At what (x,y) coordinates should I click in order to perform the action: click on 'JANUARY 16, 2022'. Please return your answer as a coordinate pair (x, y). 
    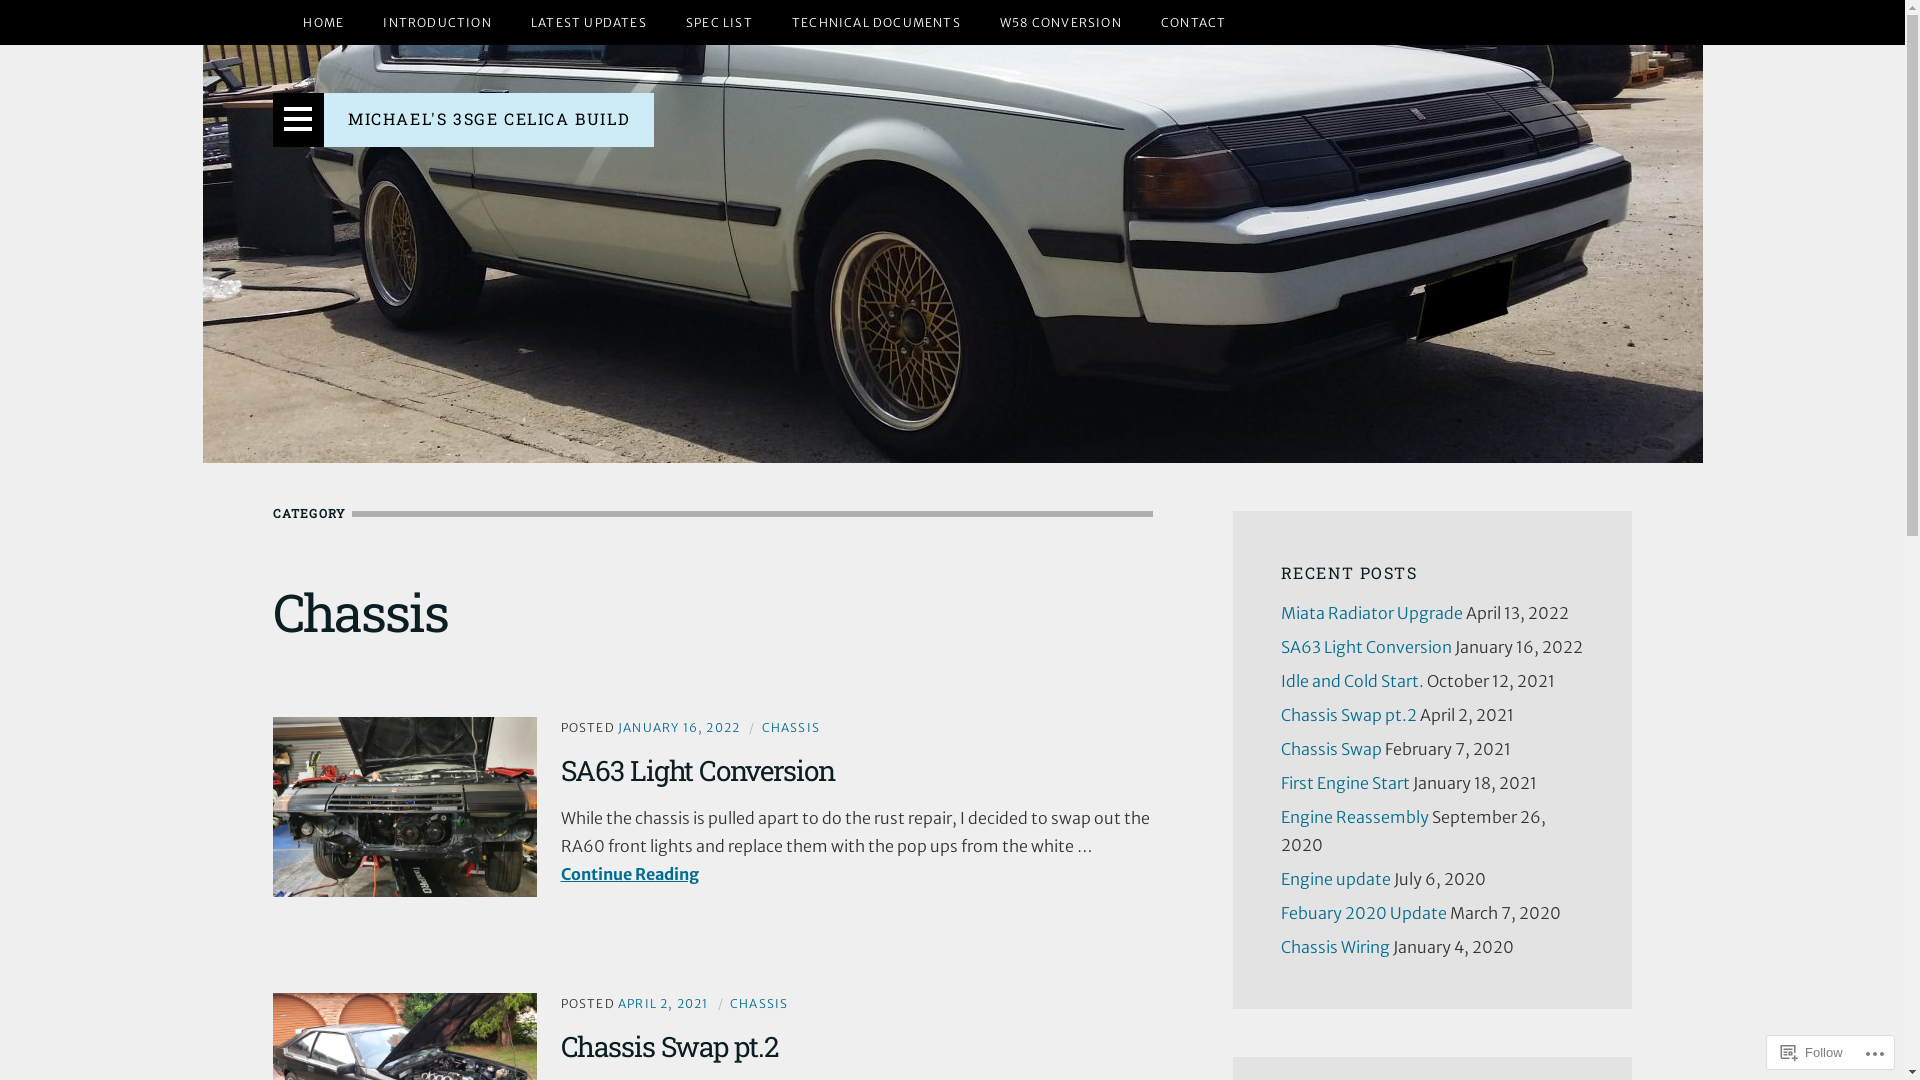
    Looking at the image, I should click on (678, 727).